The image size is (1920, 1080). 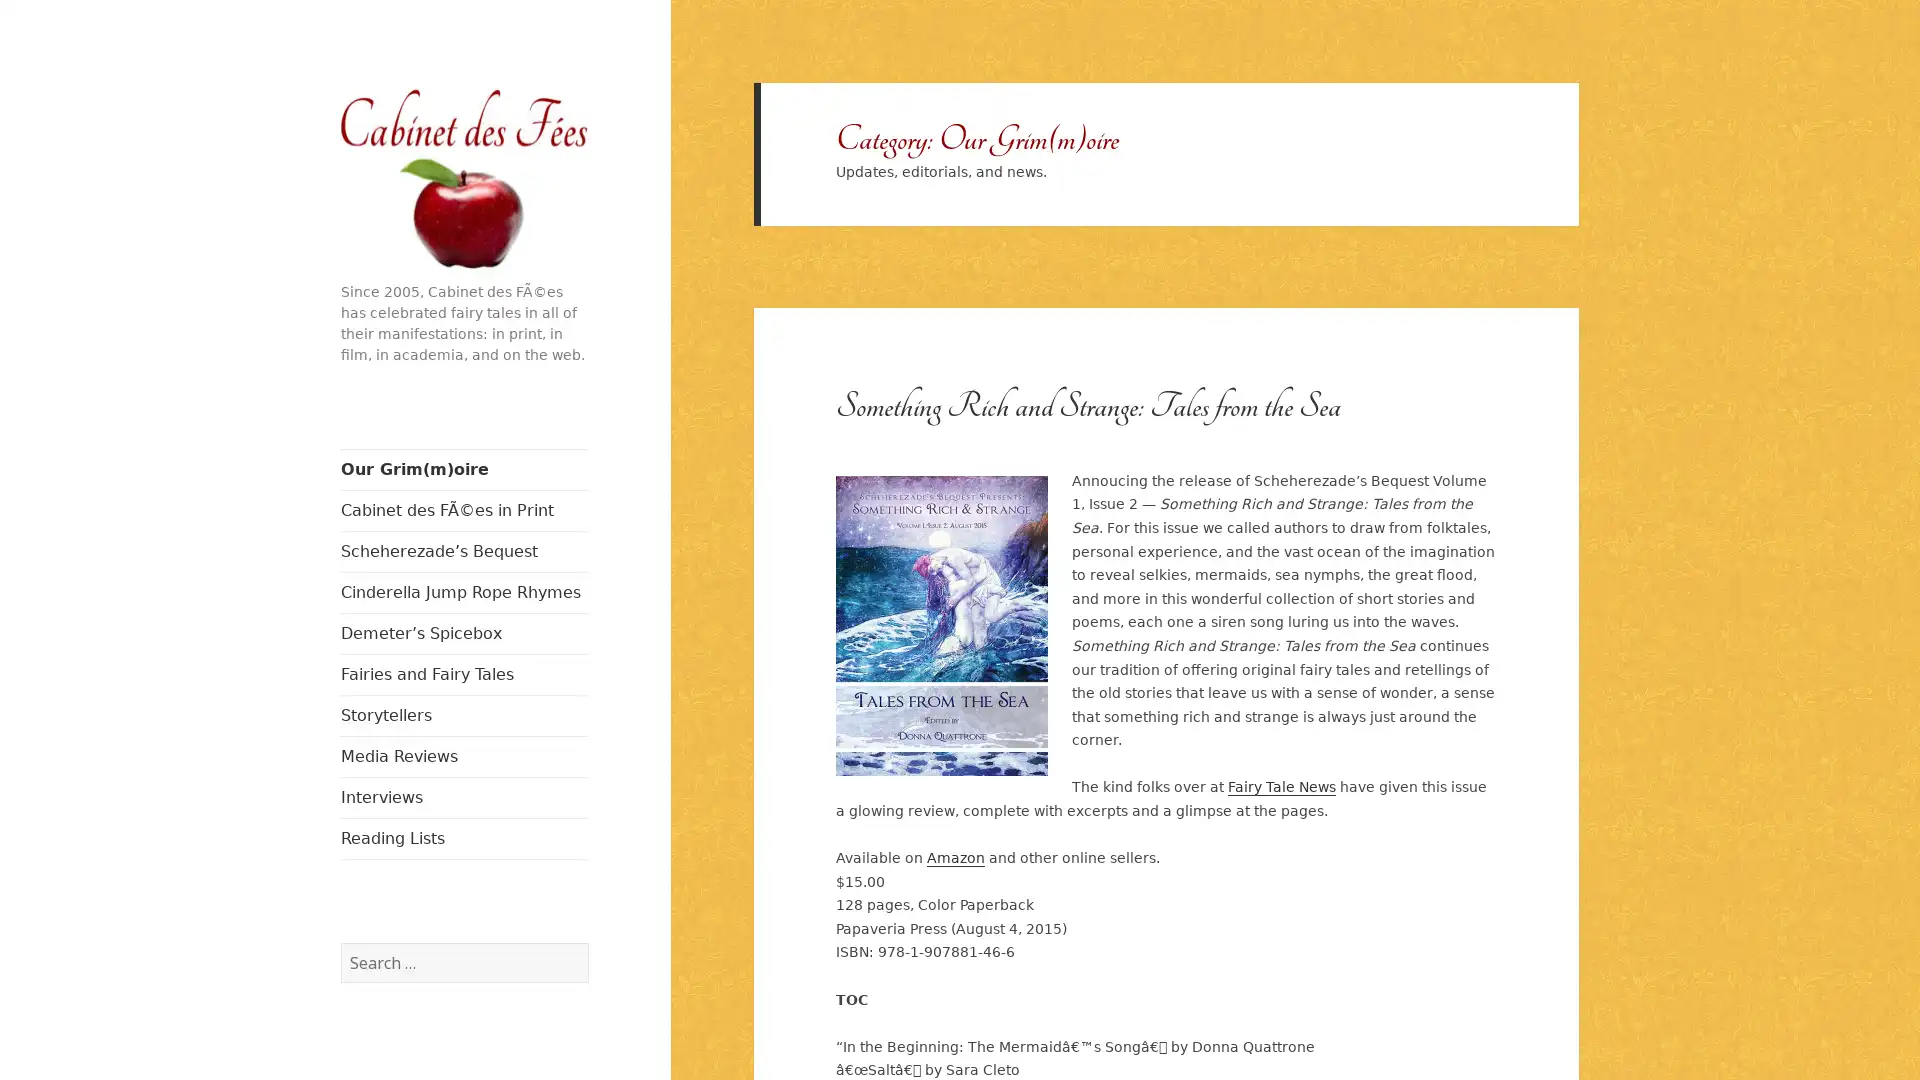 What do you see at coordinates (586, 941) in the screenshot?
I see `Search` at bounding box center [586, 941].